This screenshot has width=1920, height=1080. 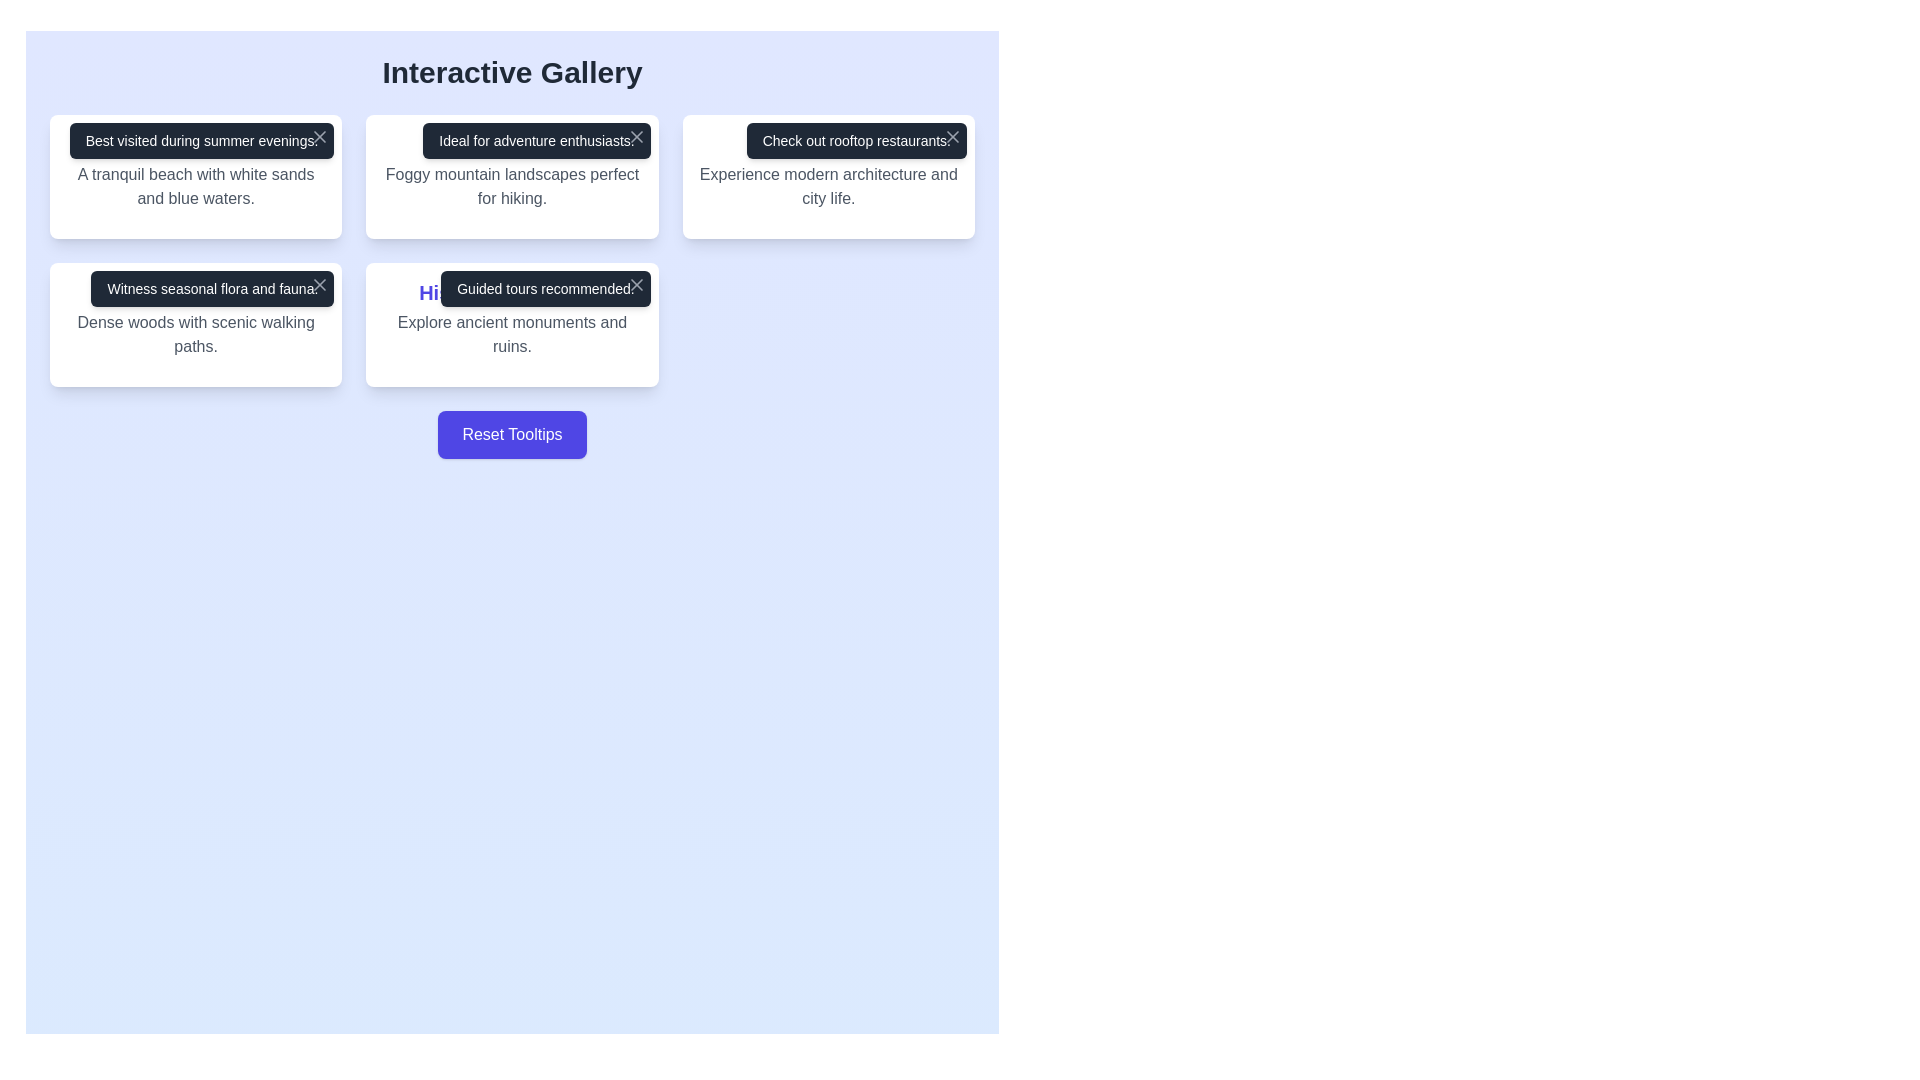 I want to click on the close button located at the top-right corner of the tooltip that contains the text 'Ideal for adventure enthusiasts' to change its color, so click(x=635, y=136).